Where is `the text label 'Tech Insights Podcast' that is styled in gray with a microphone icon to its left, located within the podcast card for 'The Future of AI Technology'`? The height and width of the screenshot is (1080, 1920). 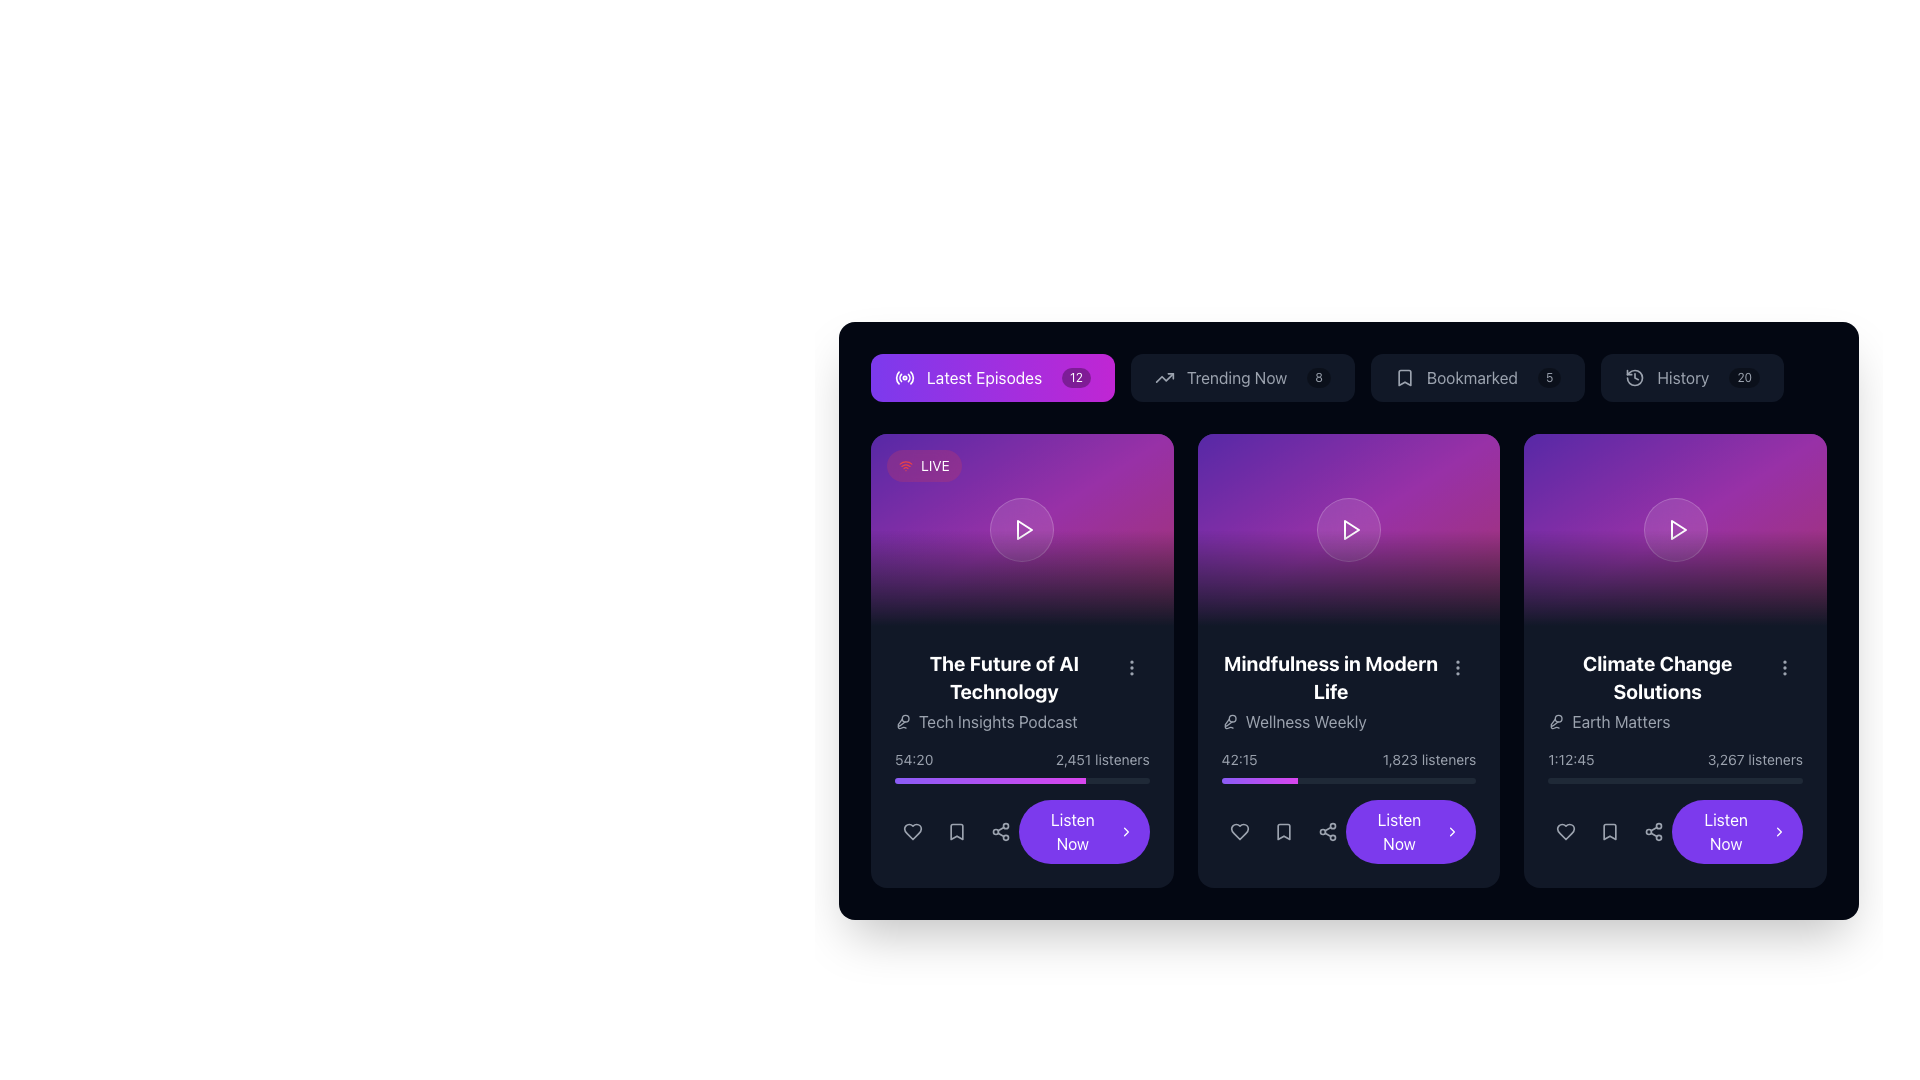
the text label 'Tech Insights Podcast' that is styled in gray with a microphone icon to its left, located within the podcast card for 'The Future of AI Technology' is located at coordinates (1004, 721).